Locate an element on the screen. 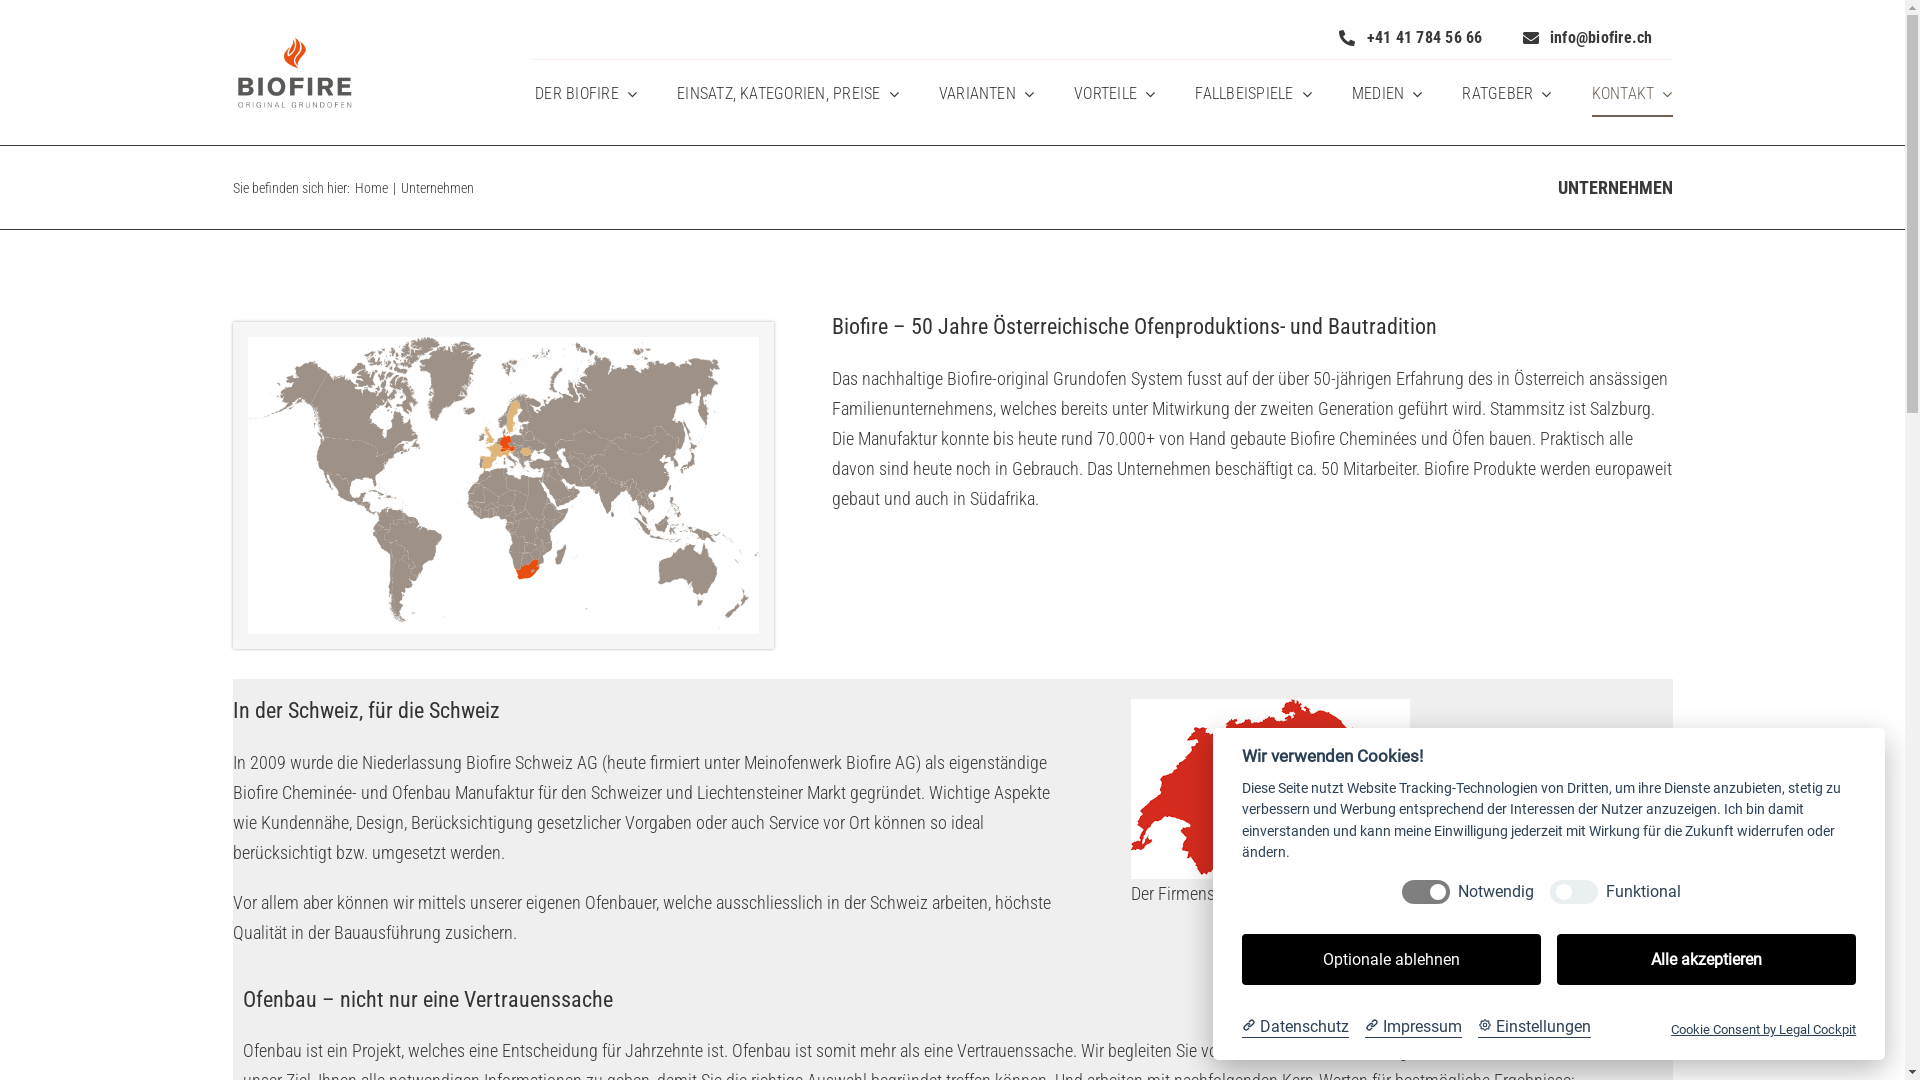  'Einstellungen' is located at coordinates (1533, 1026).